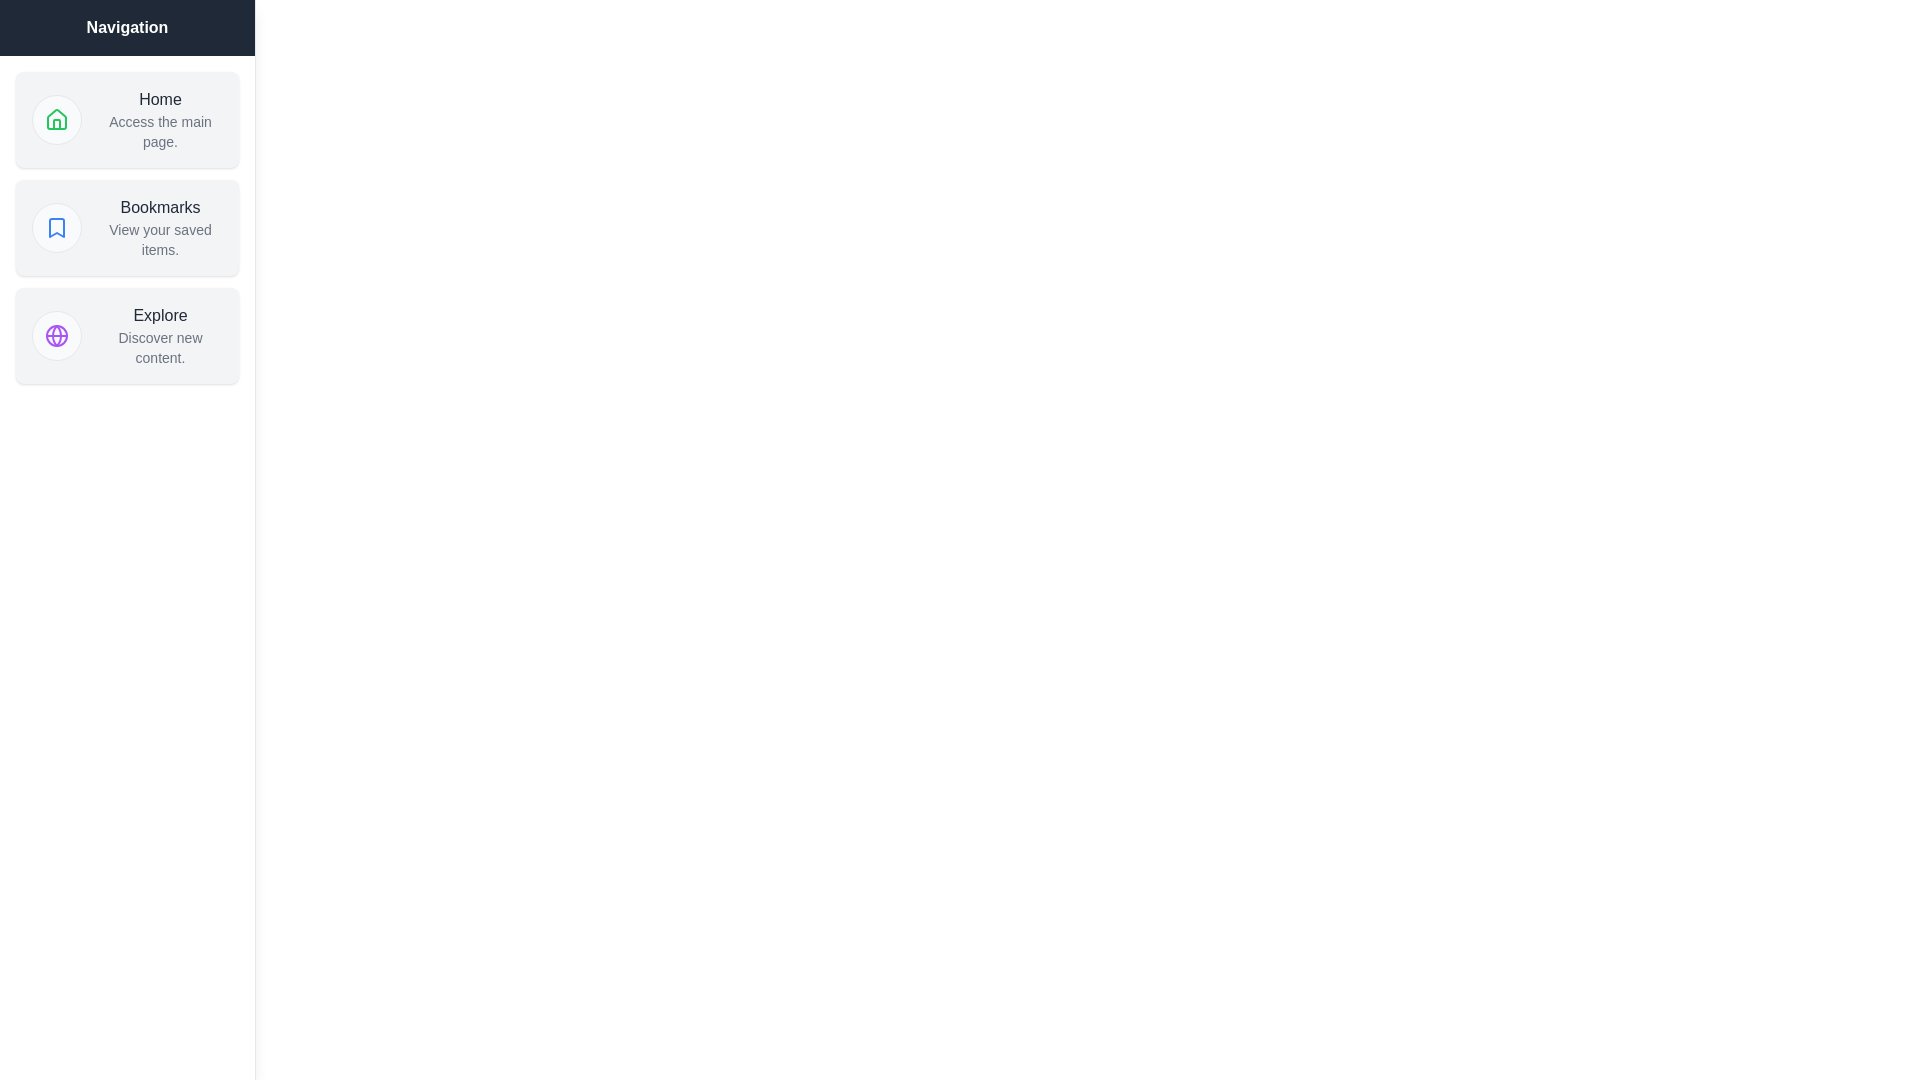 This screenshot has width=1920, height=1080. I want to click on the menu item Explore to observe its hover effect, so click(126, 334).